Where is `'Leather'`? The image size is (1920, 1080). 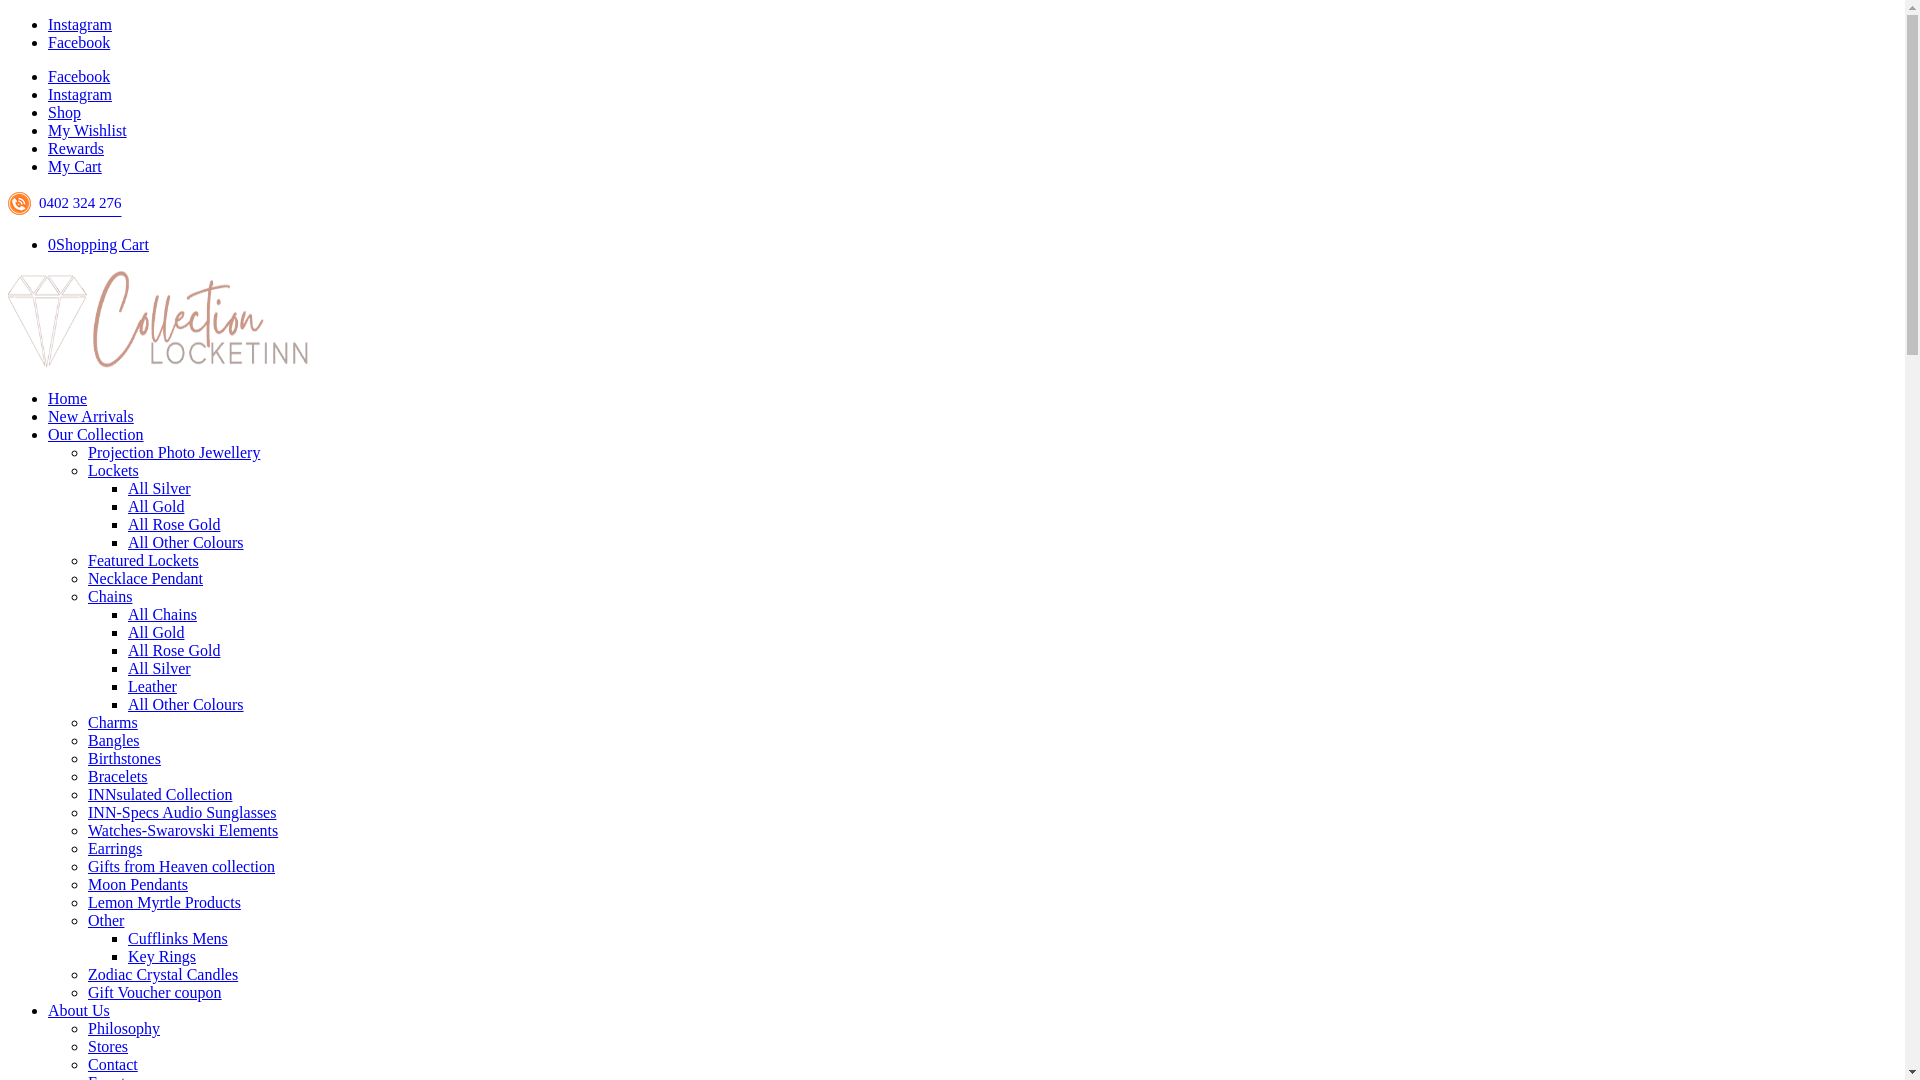
'Leather' is located at coordinates (127, 685).